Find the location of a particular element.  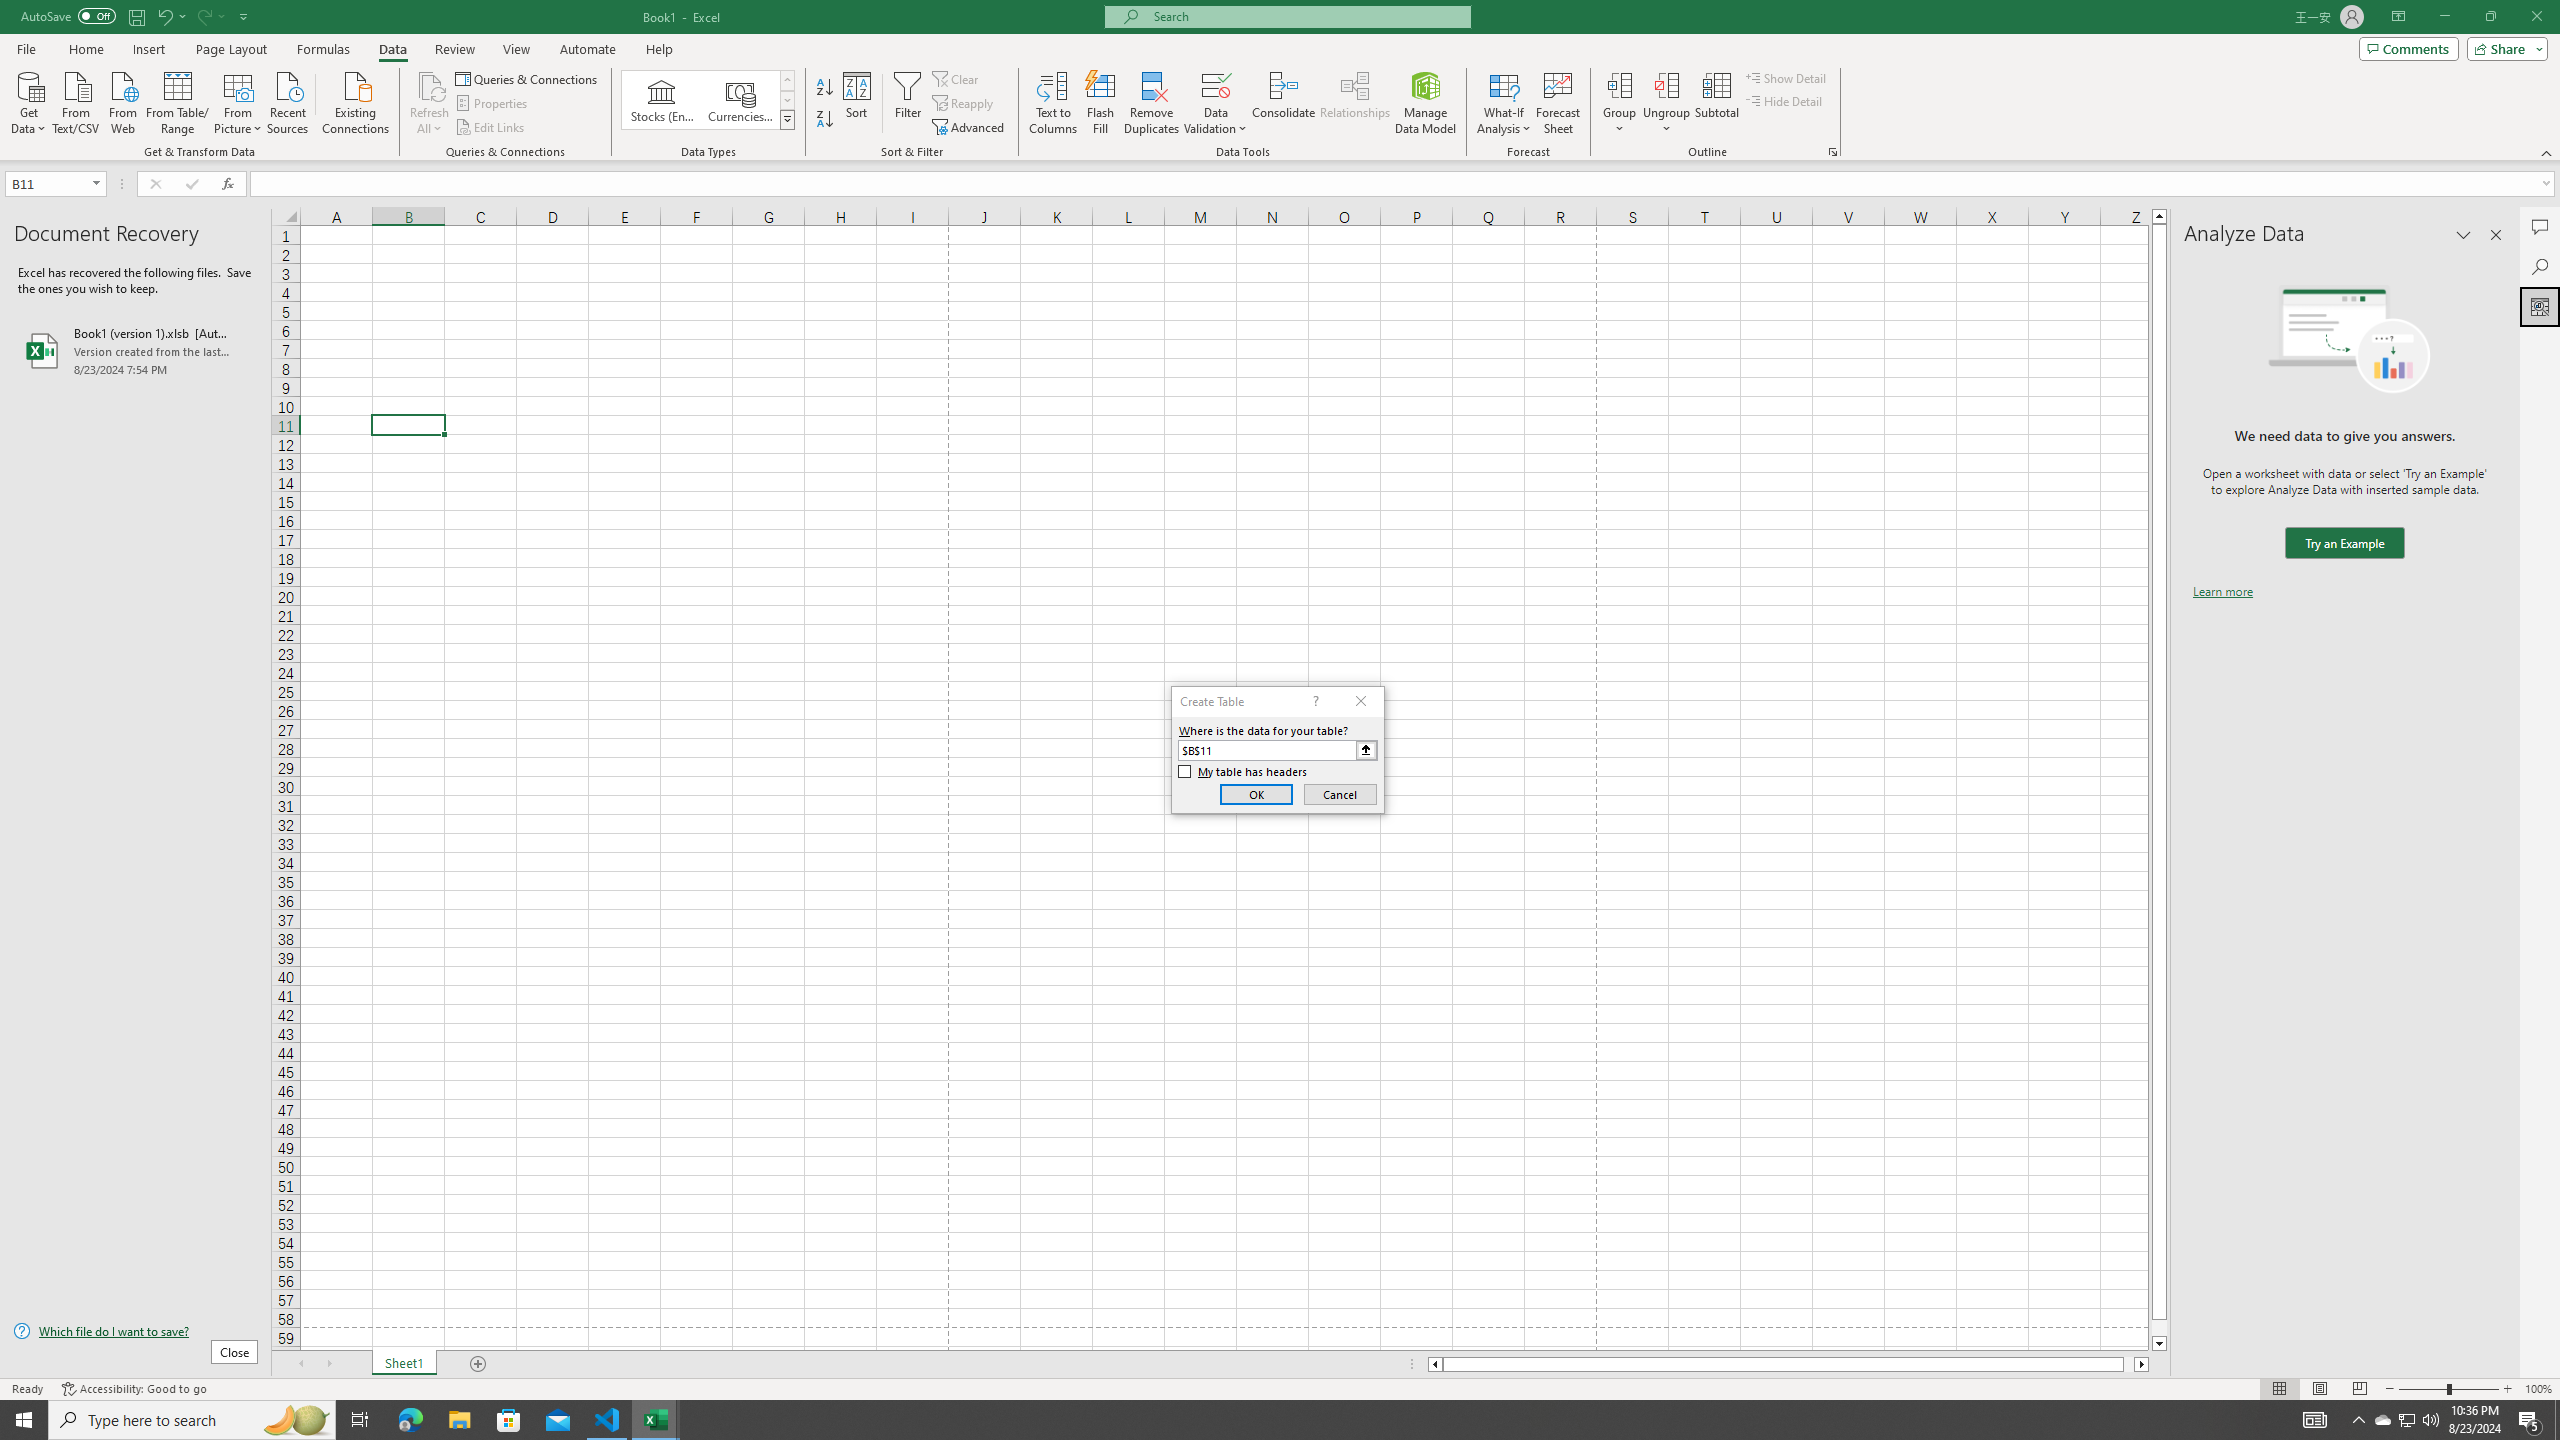

'AutoSave' is located at coordinates (69, 15).